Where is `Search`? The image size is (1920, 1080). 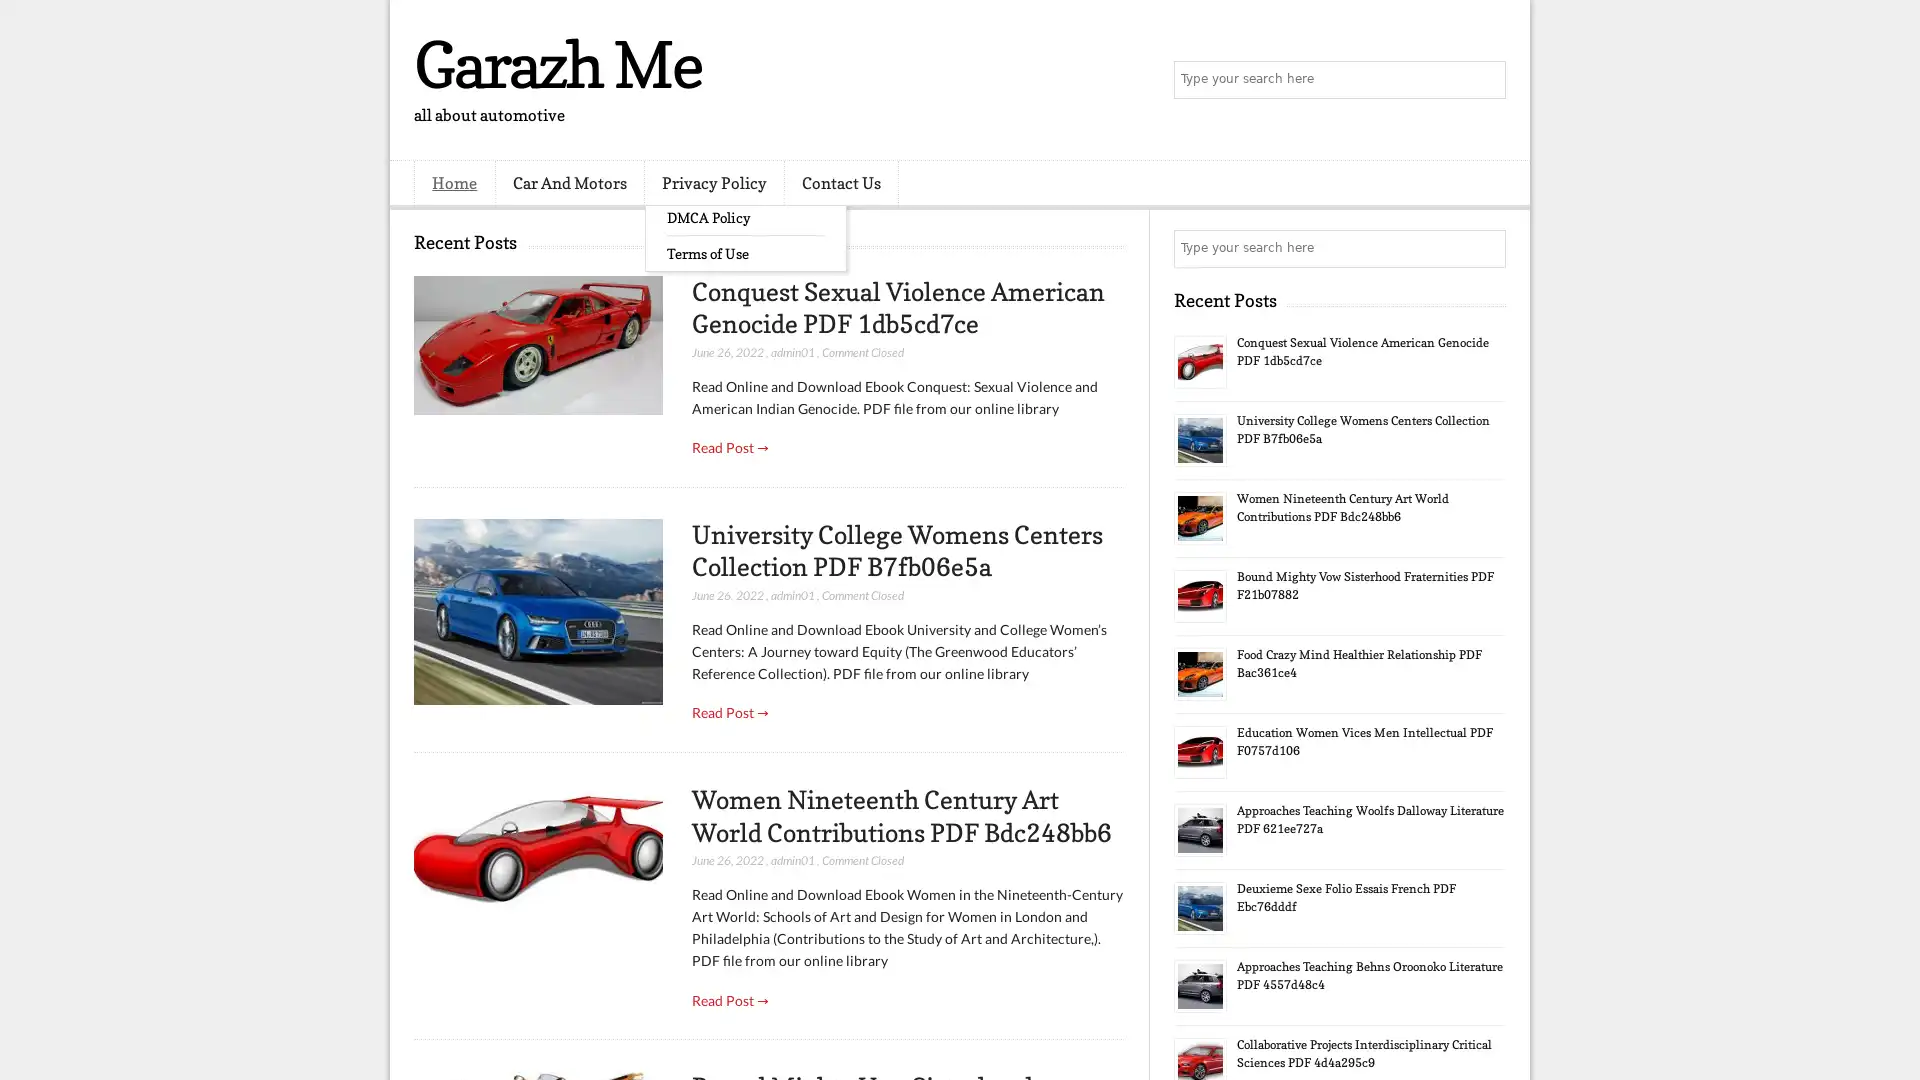
Search is located at coordinates (1485, 248).